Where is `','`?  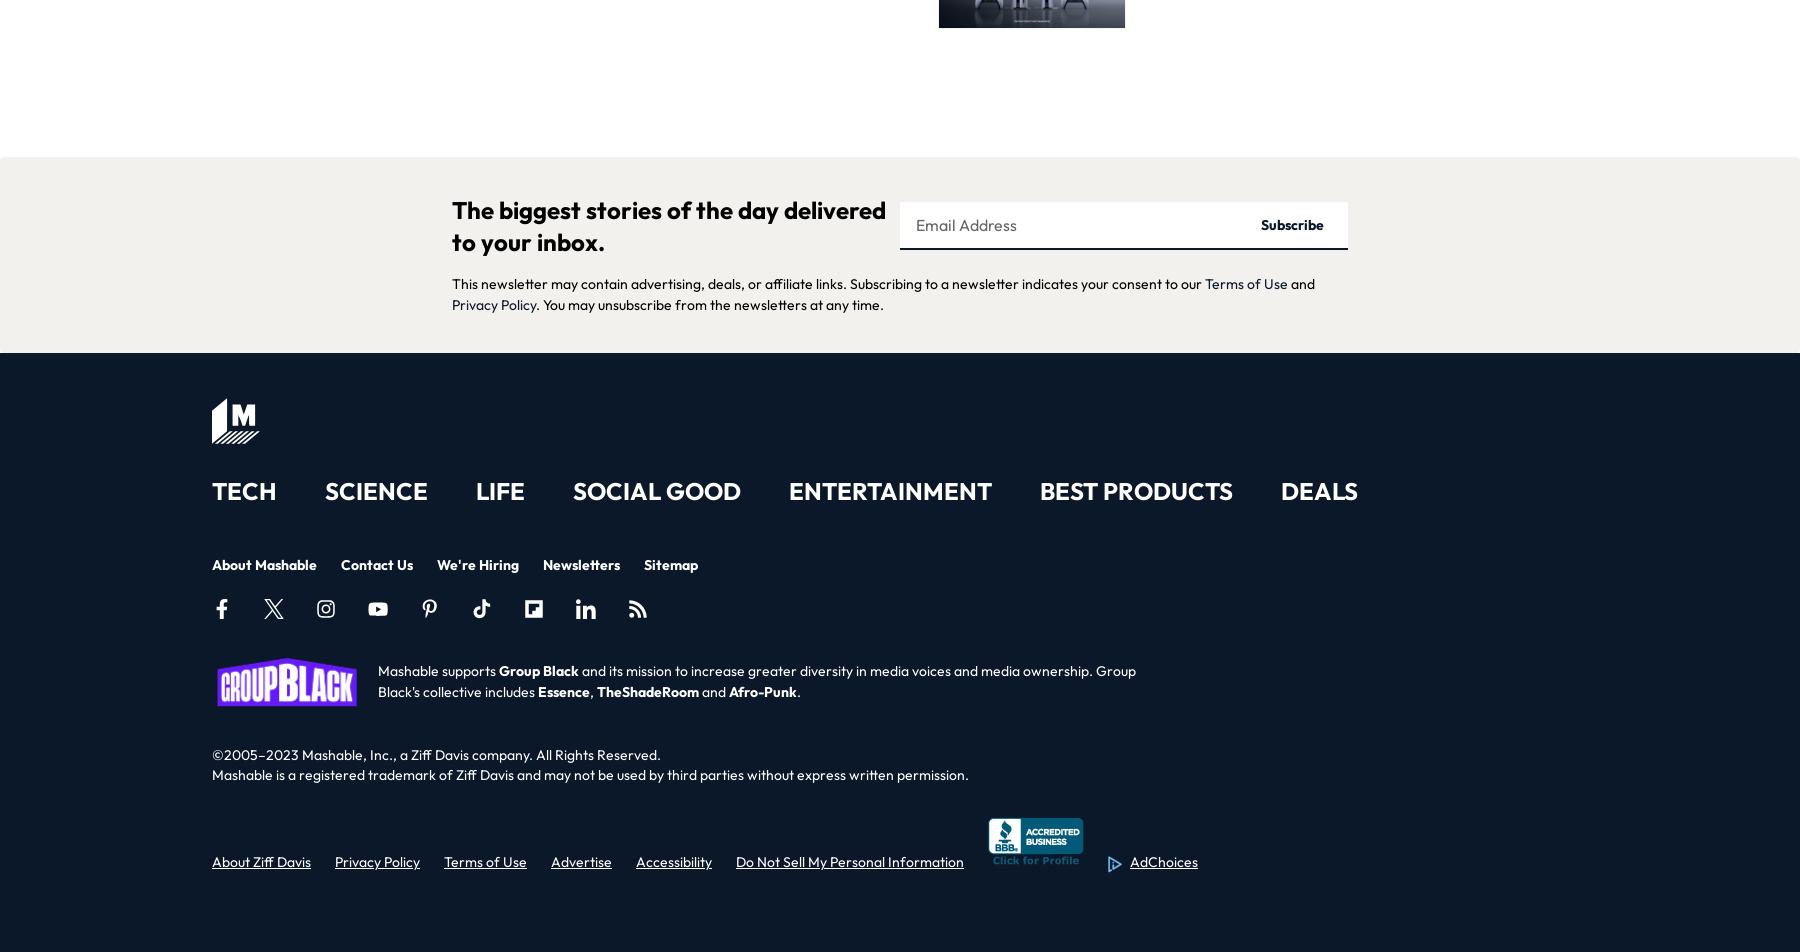
',' is located at coordinates (593, 692).